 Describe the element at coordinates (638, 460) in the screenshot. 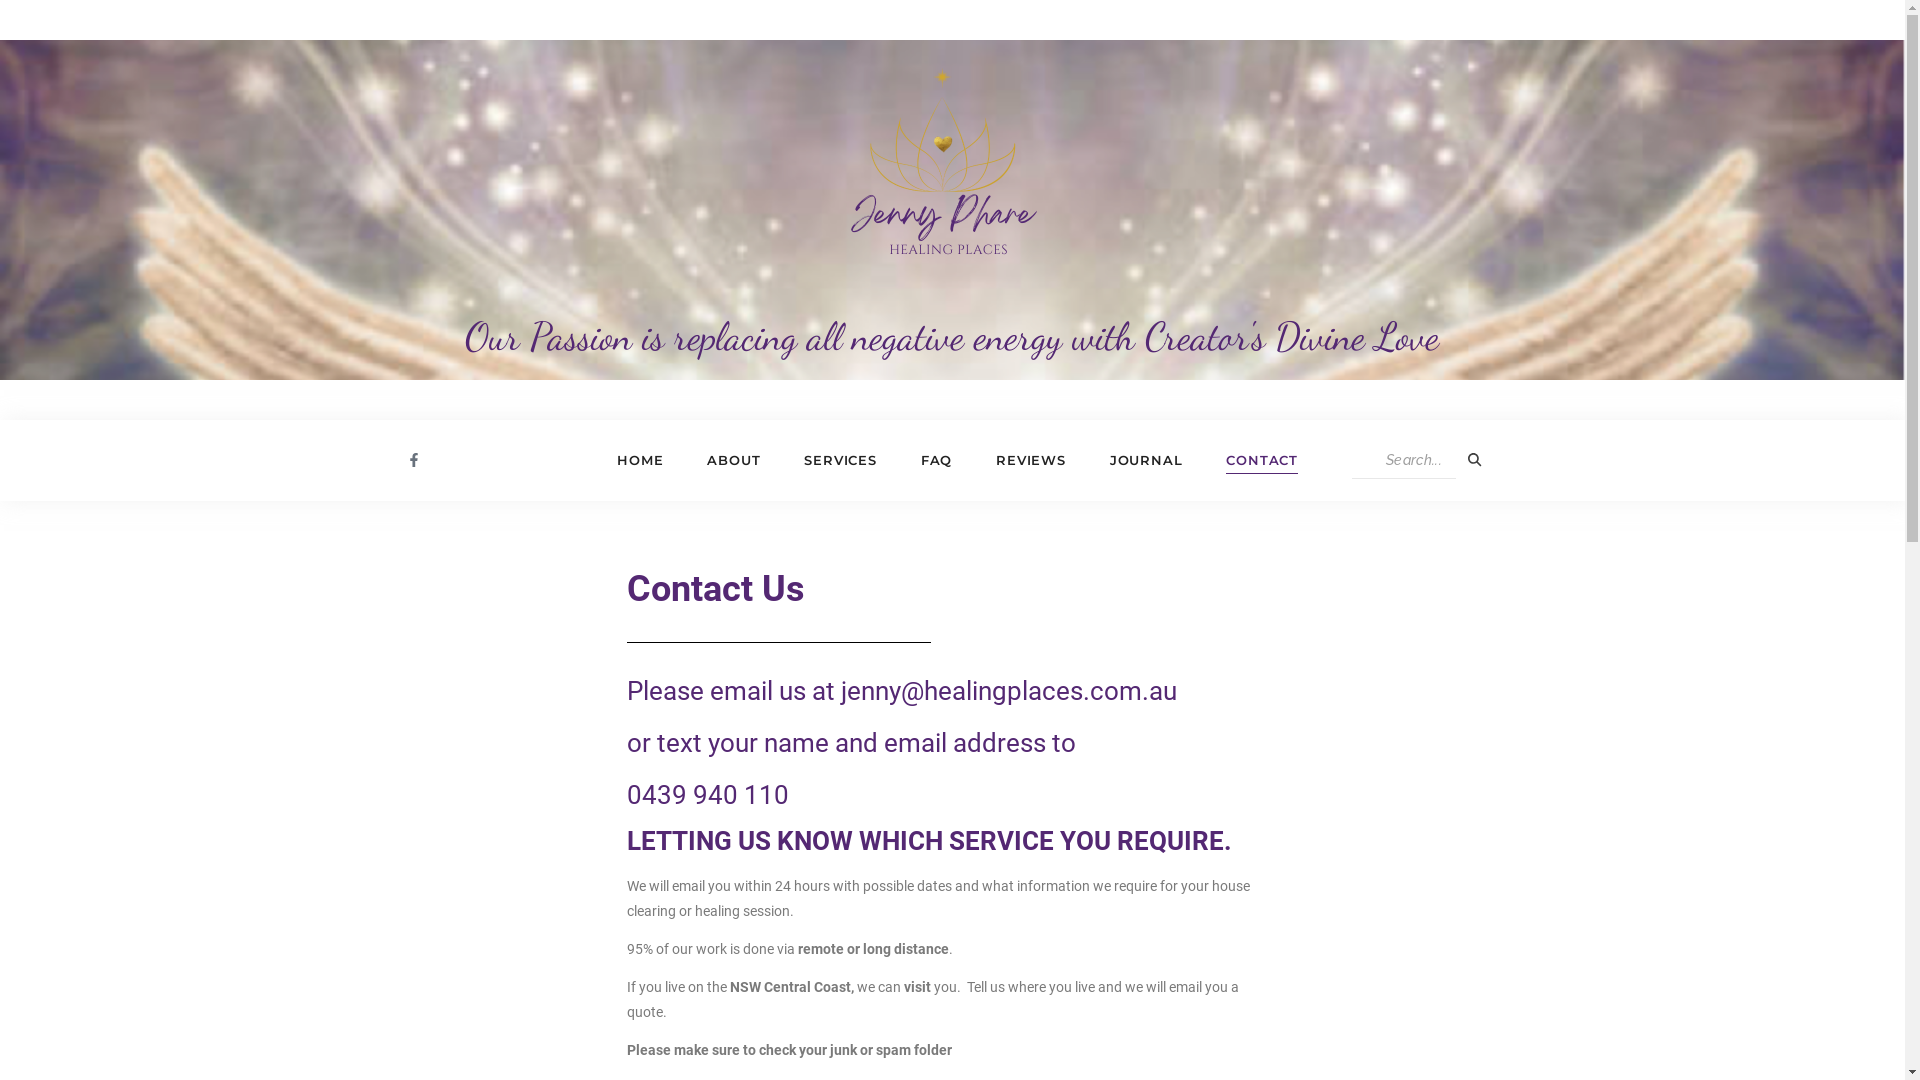

I see `'HOME'` at that location.